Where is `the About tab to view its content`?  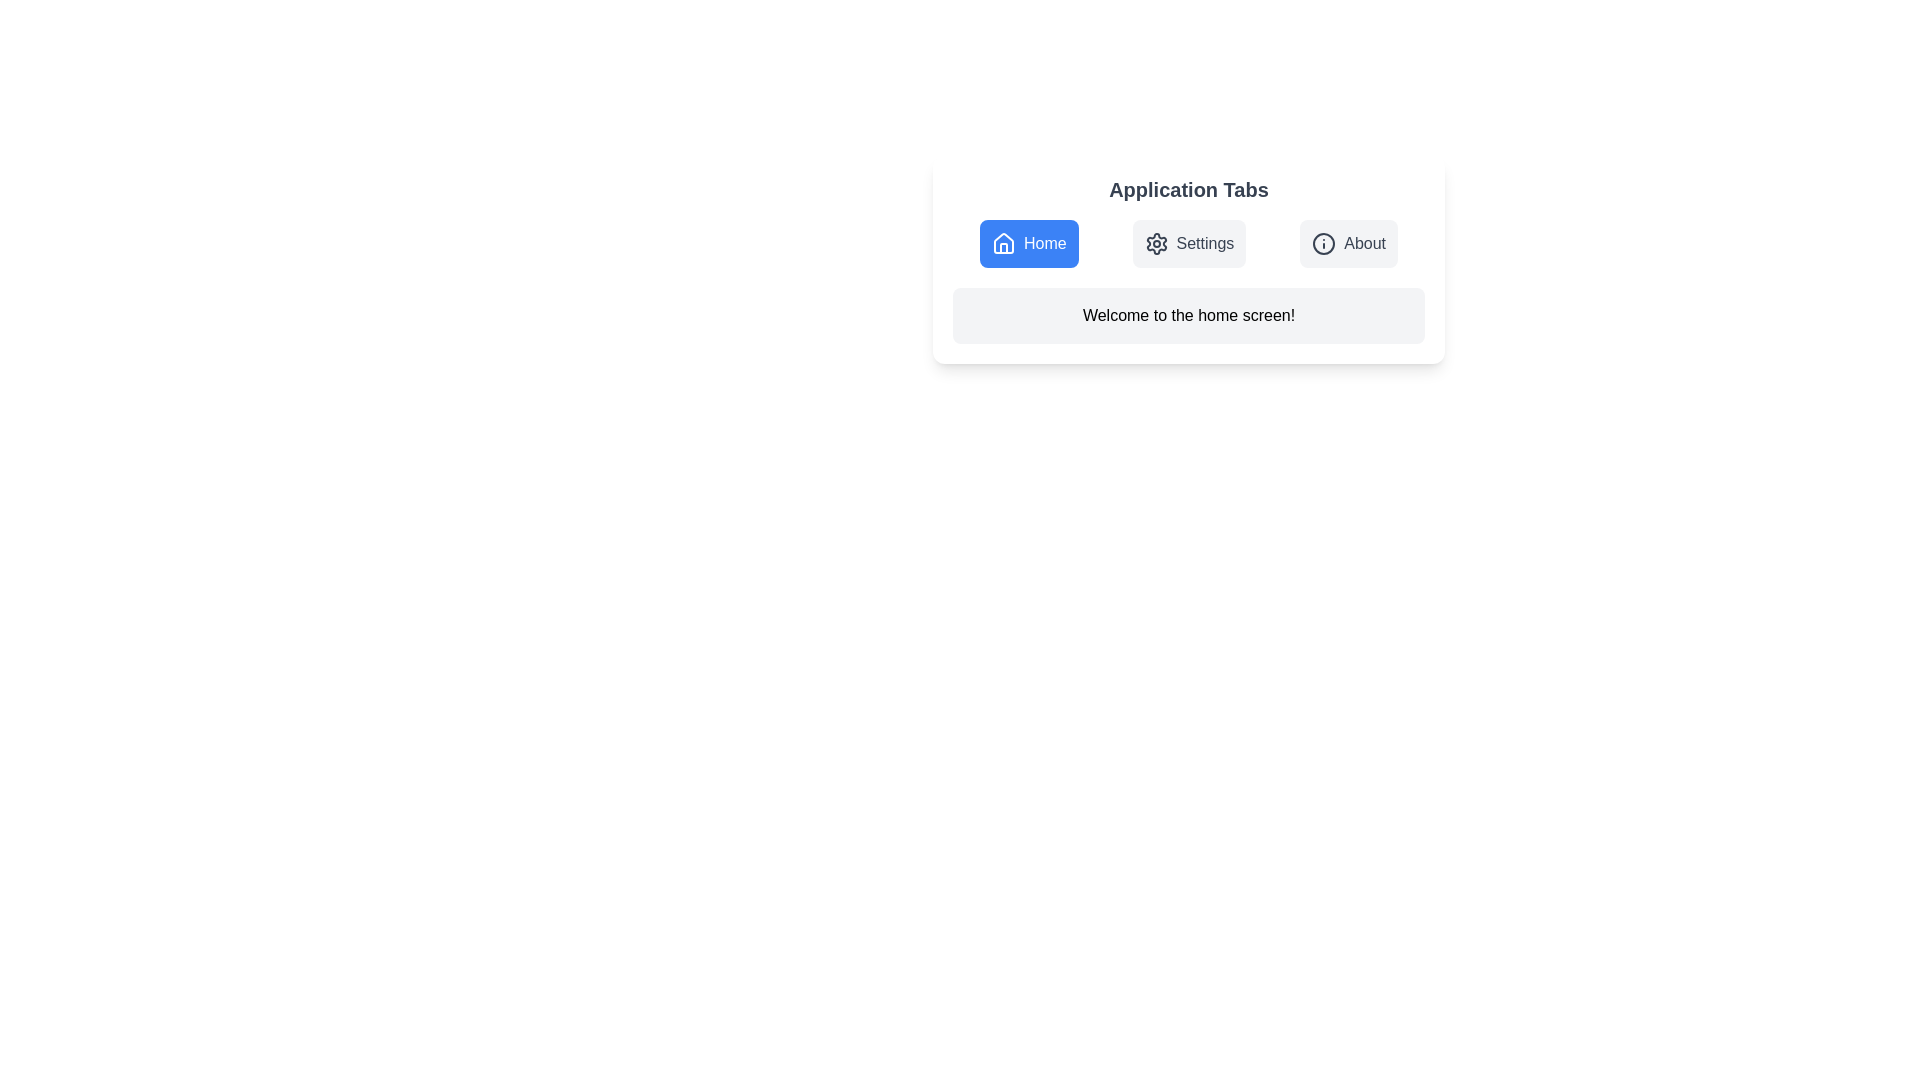 the About tab to view its content is located at coordinates (1348, 242).